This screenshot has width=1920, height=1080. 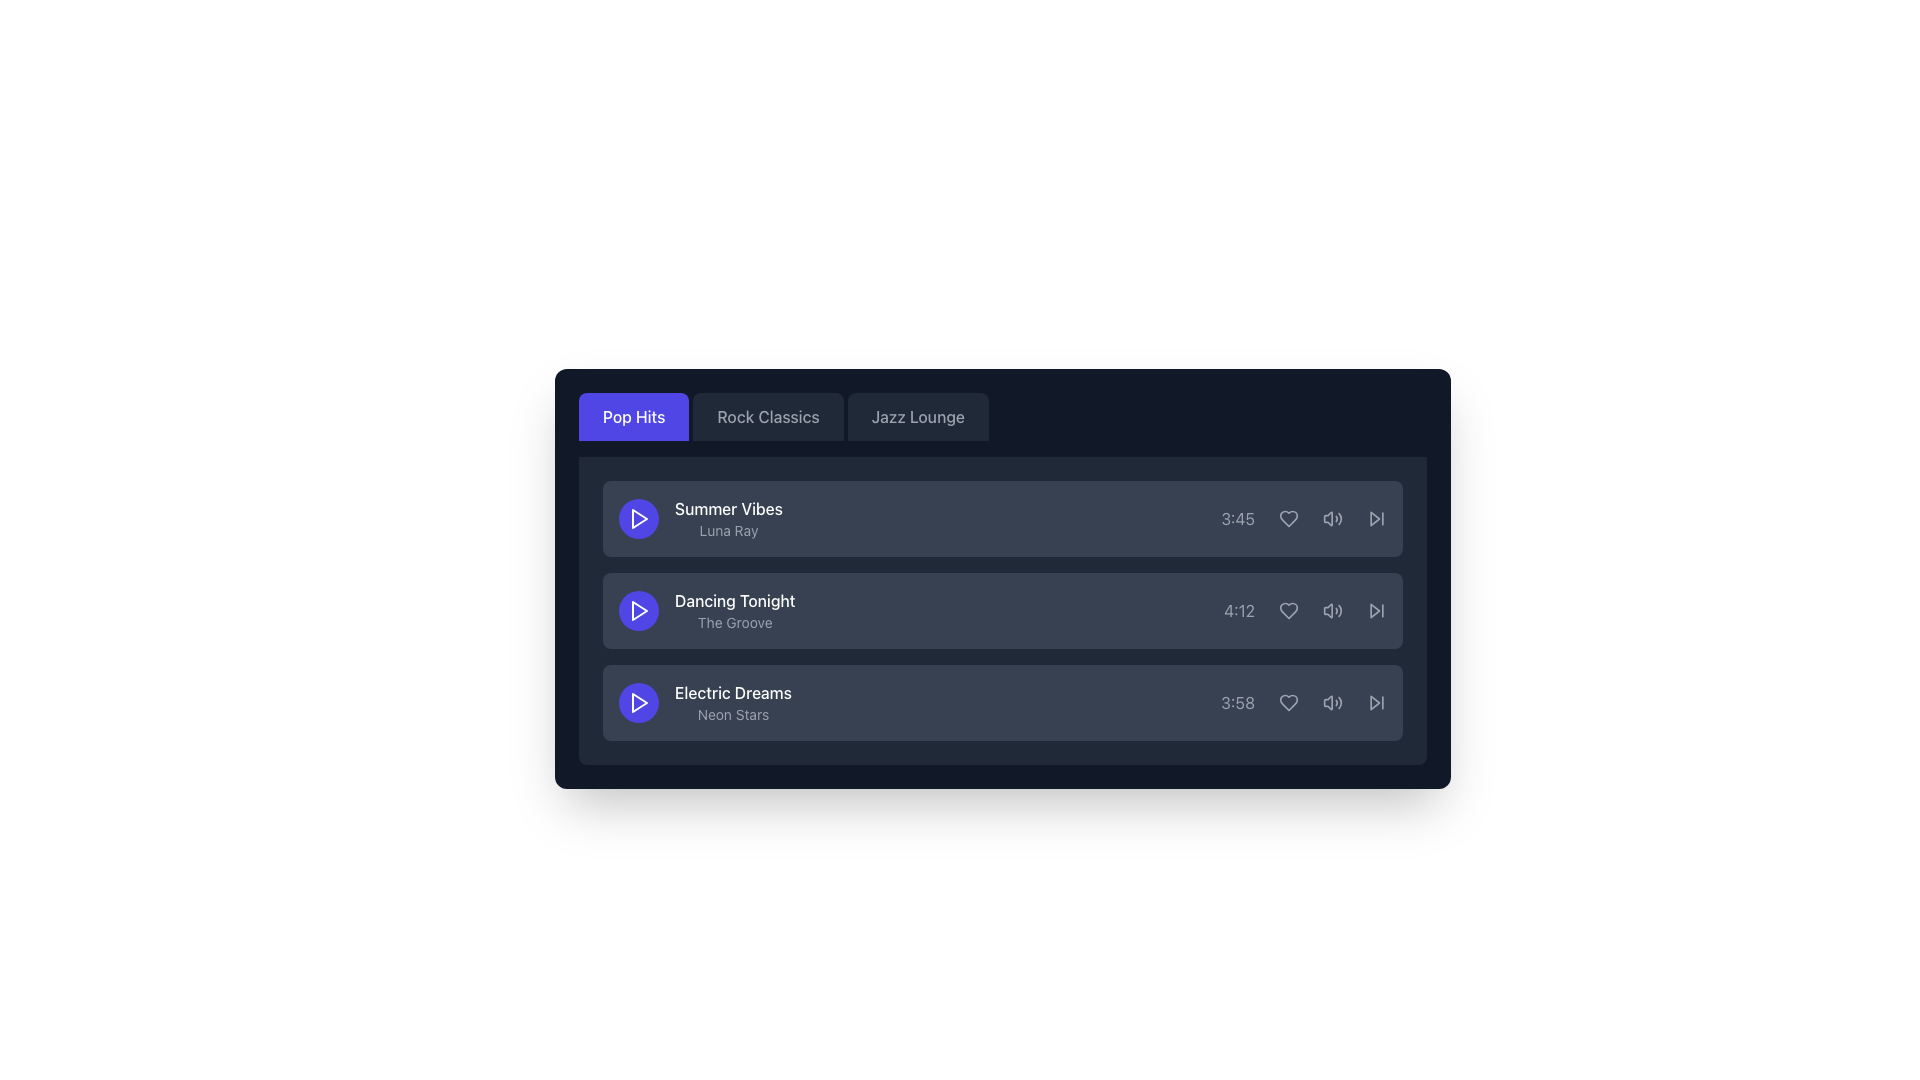 I want to click on displayed text 'Electric Dreams' which is shown in bold white, with 'Neon Stars' in smaller gray text below it, positioned to the right of a circular play button, and is the third item in a vertical list of music tracks, so click(x=705, y=701).